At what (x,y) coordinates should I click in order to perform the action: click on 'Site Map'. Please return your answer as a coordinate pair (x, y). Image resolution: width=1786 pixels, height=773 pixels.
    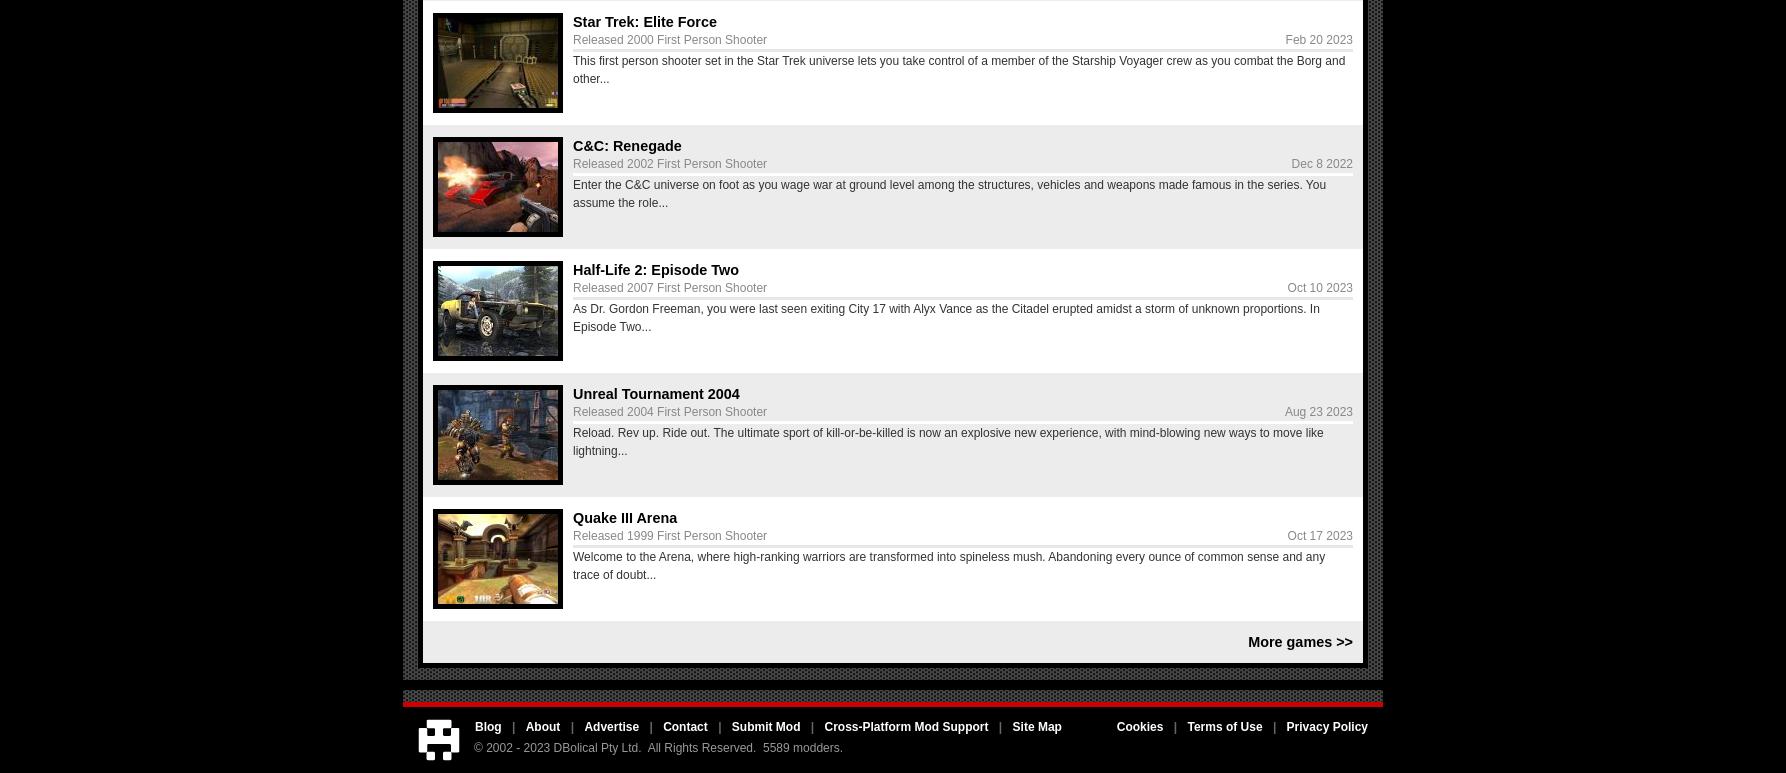
    Looking at the image, I should click on (1036, 727).